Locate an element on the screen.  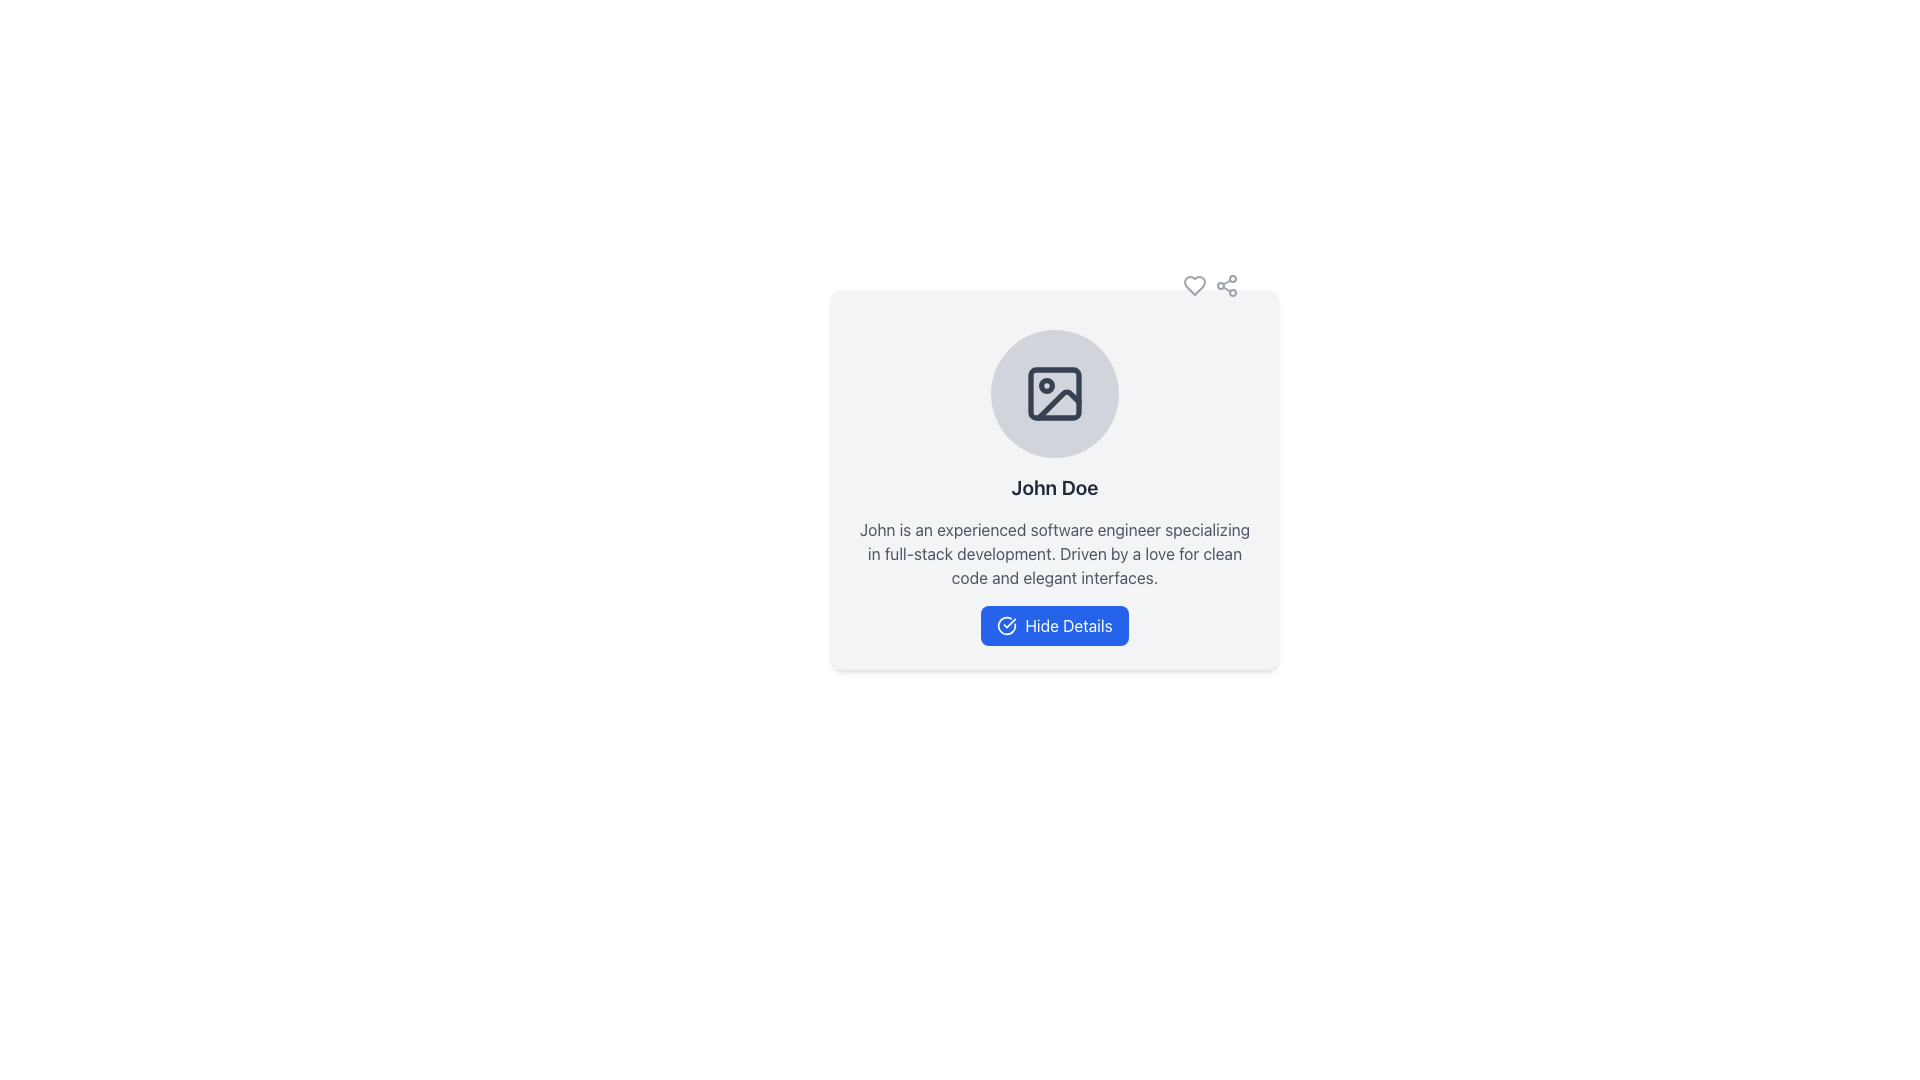
the heart-shaped icon with a hollow interior, located above the user profile card in the top-right quadrant, adjacent to a share icon is located at coordinates (1195, 285).